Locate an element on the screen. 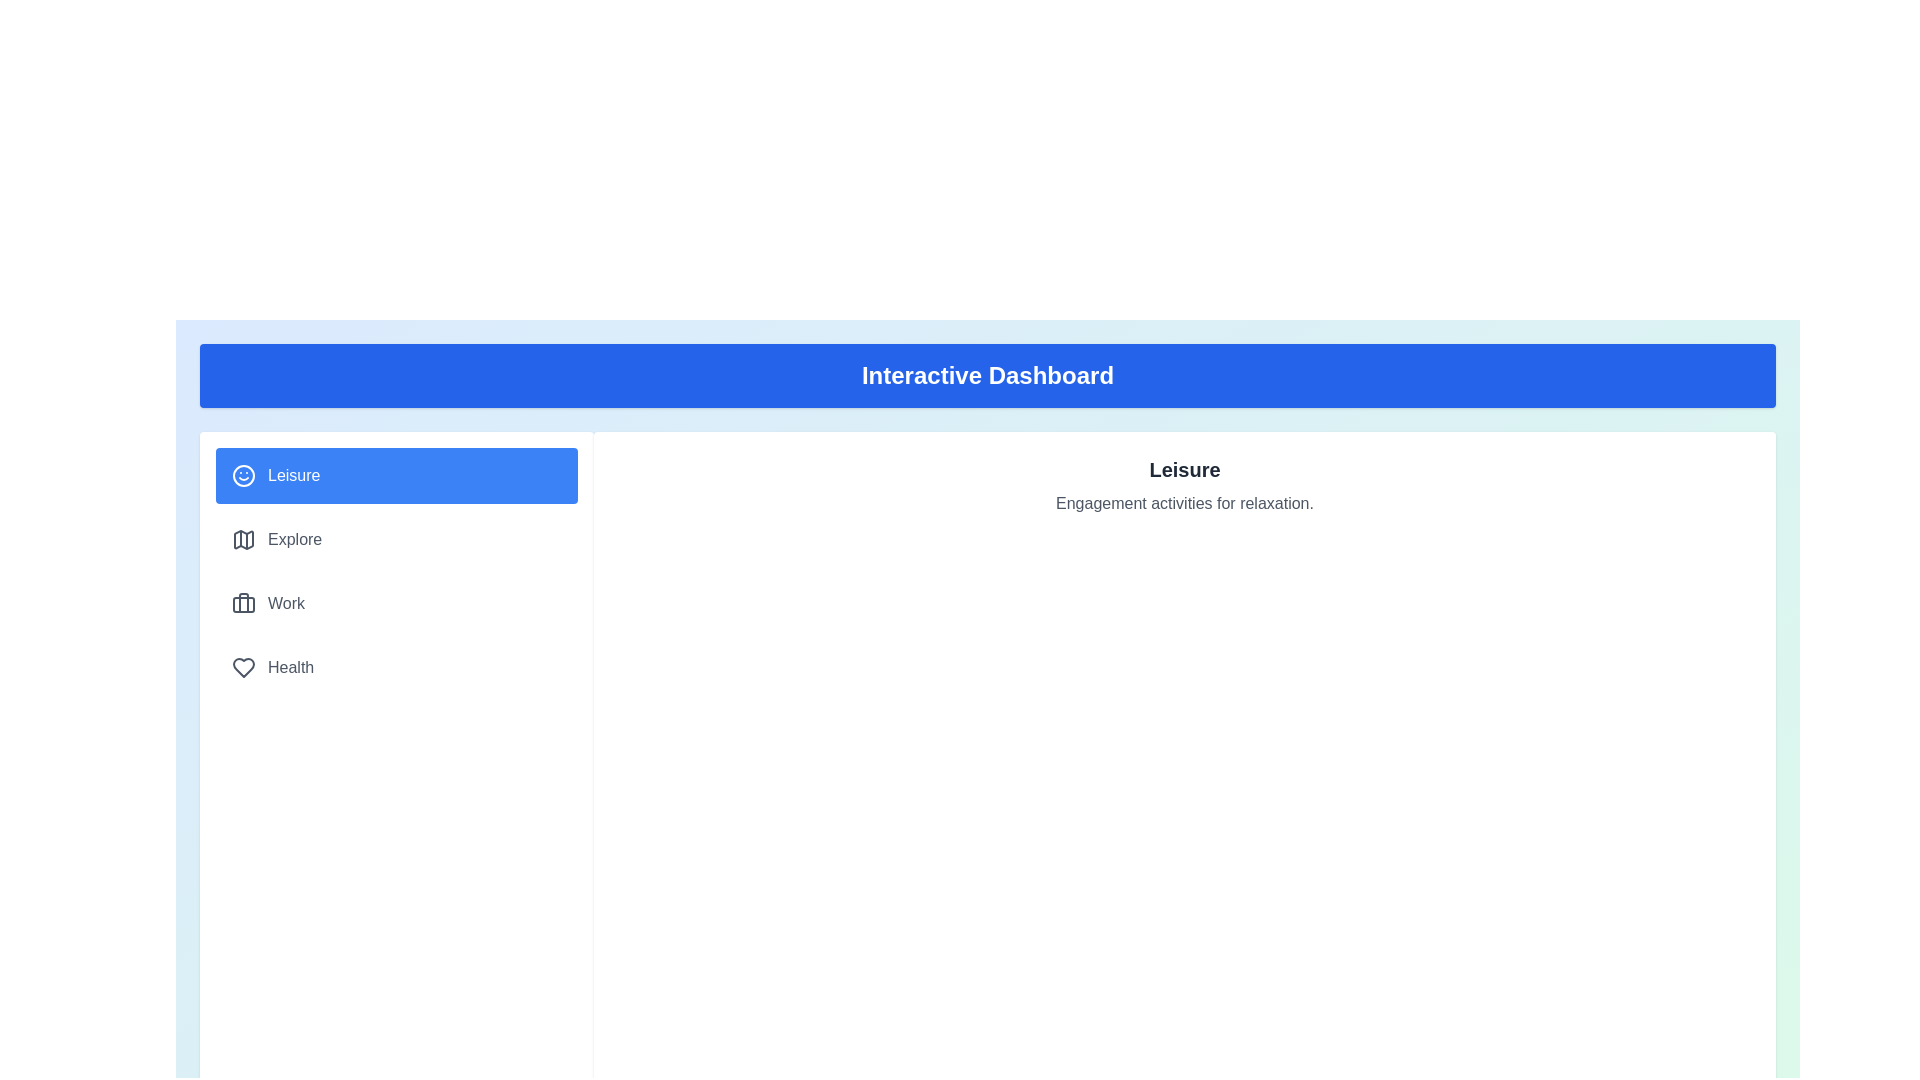 The image size is (1920, 1080). the tab labeled Health from the navigation panel is located at coordinates (397, 667).